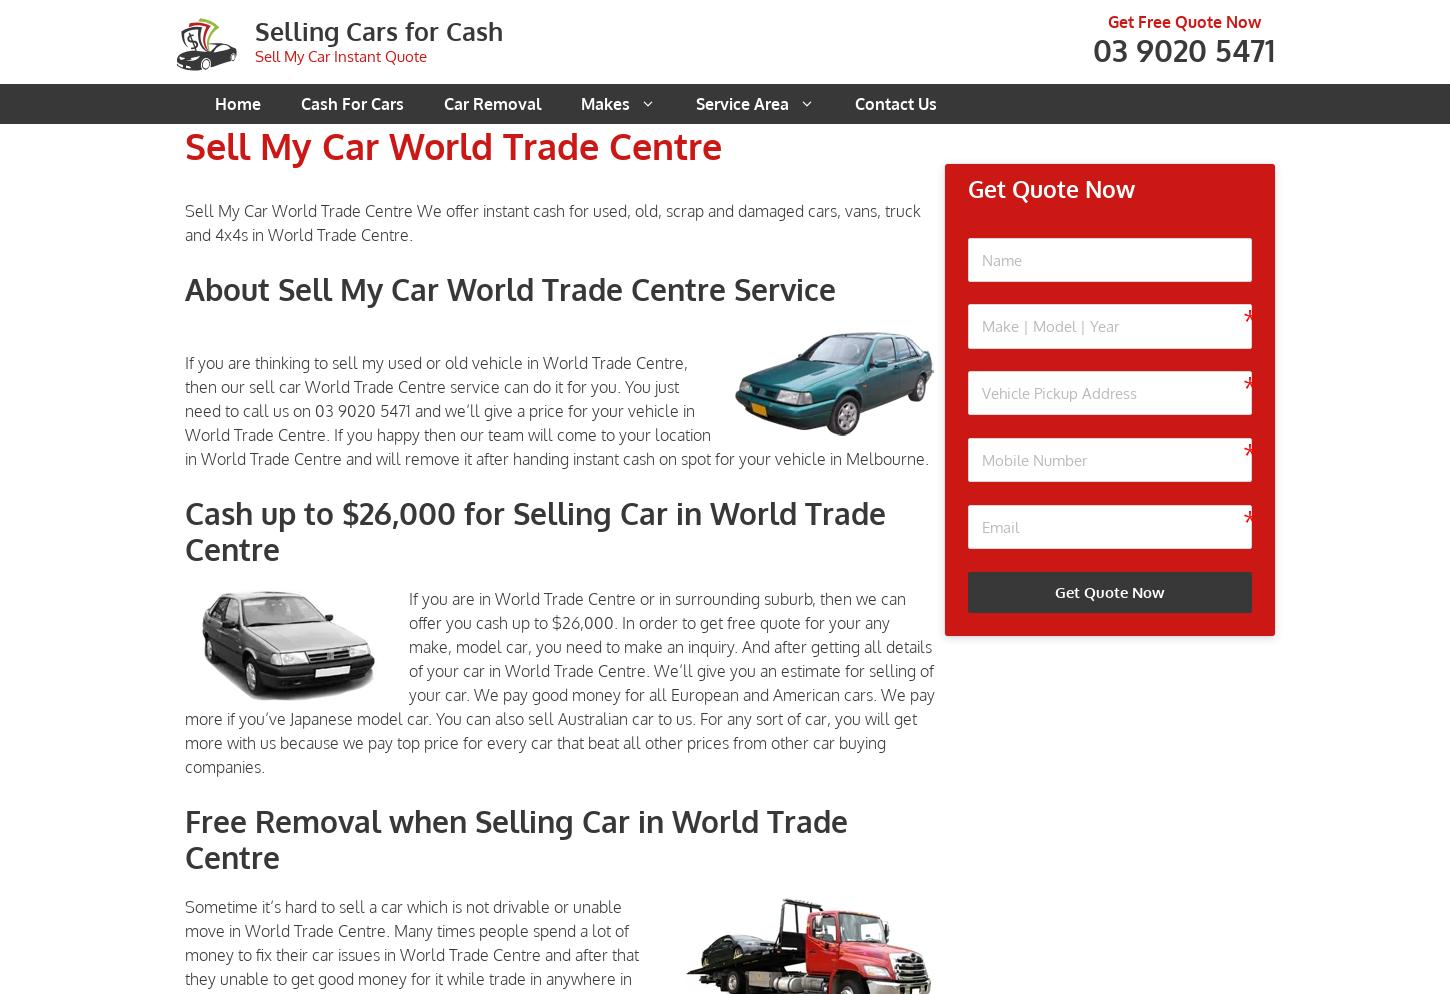 Image resolution: width=1450 pixels, height=994 pixels. I want to click on 'About Sell My Car World Trade Centre Service', so click(510, 288).